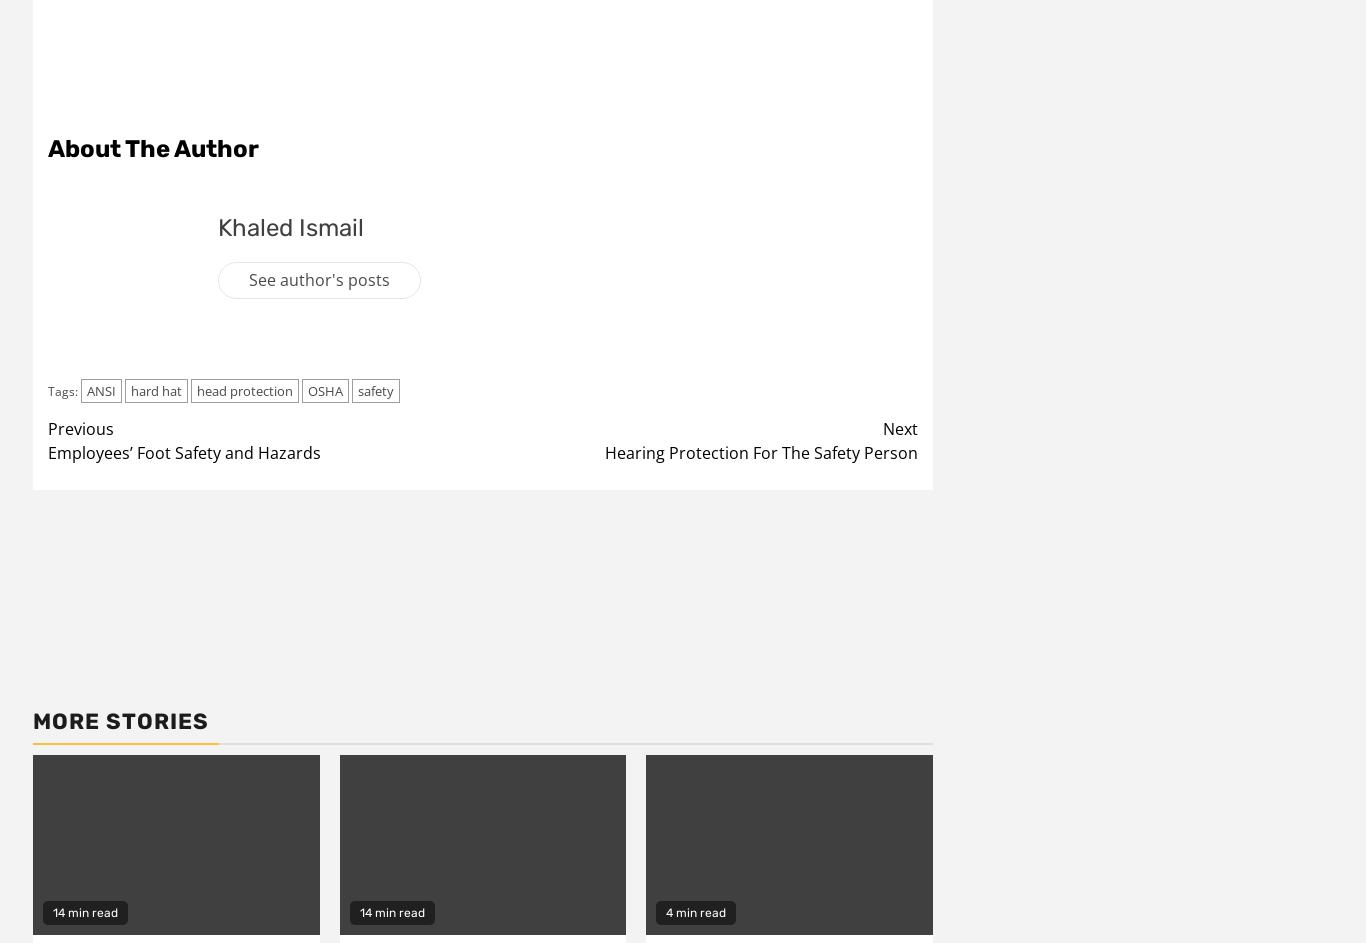 Image resolution: width=1366 pixels, height=943 pixels. Describe the element at coordinates (129, 389) in the screenshot. I see `'hard hat'` at that location.